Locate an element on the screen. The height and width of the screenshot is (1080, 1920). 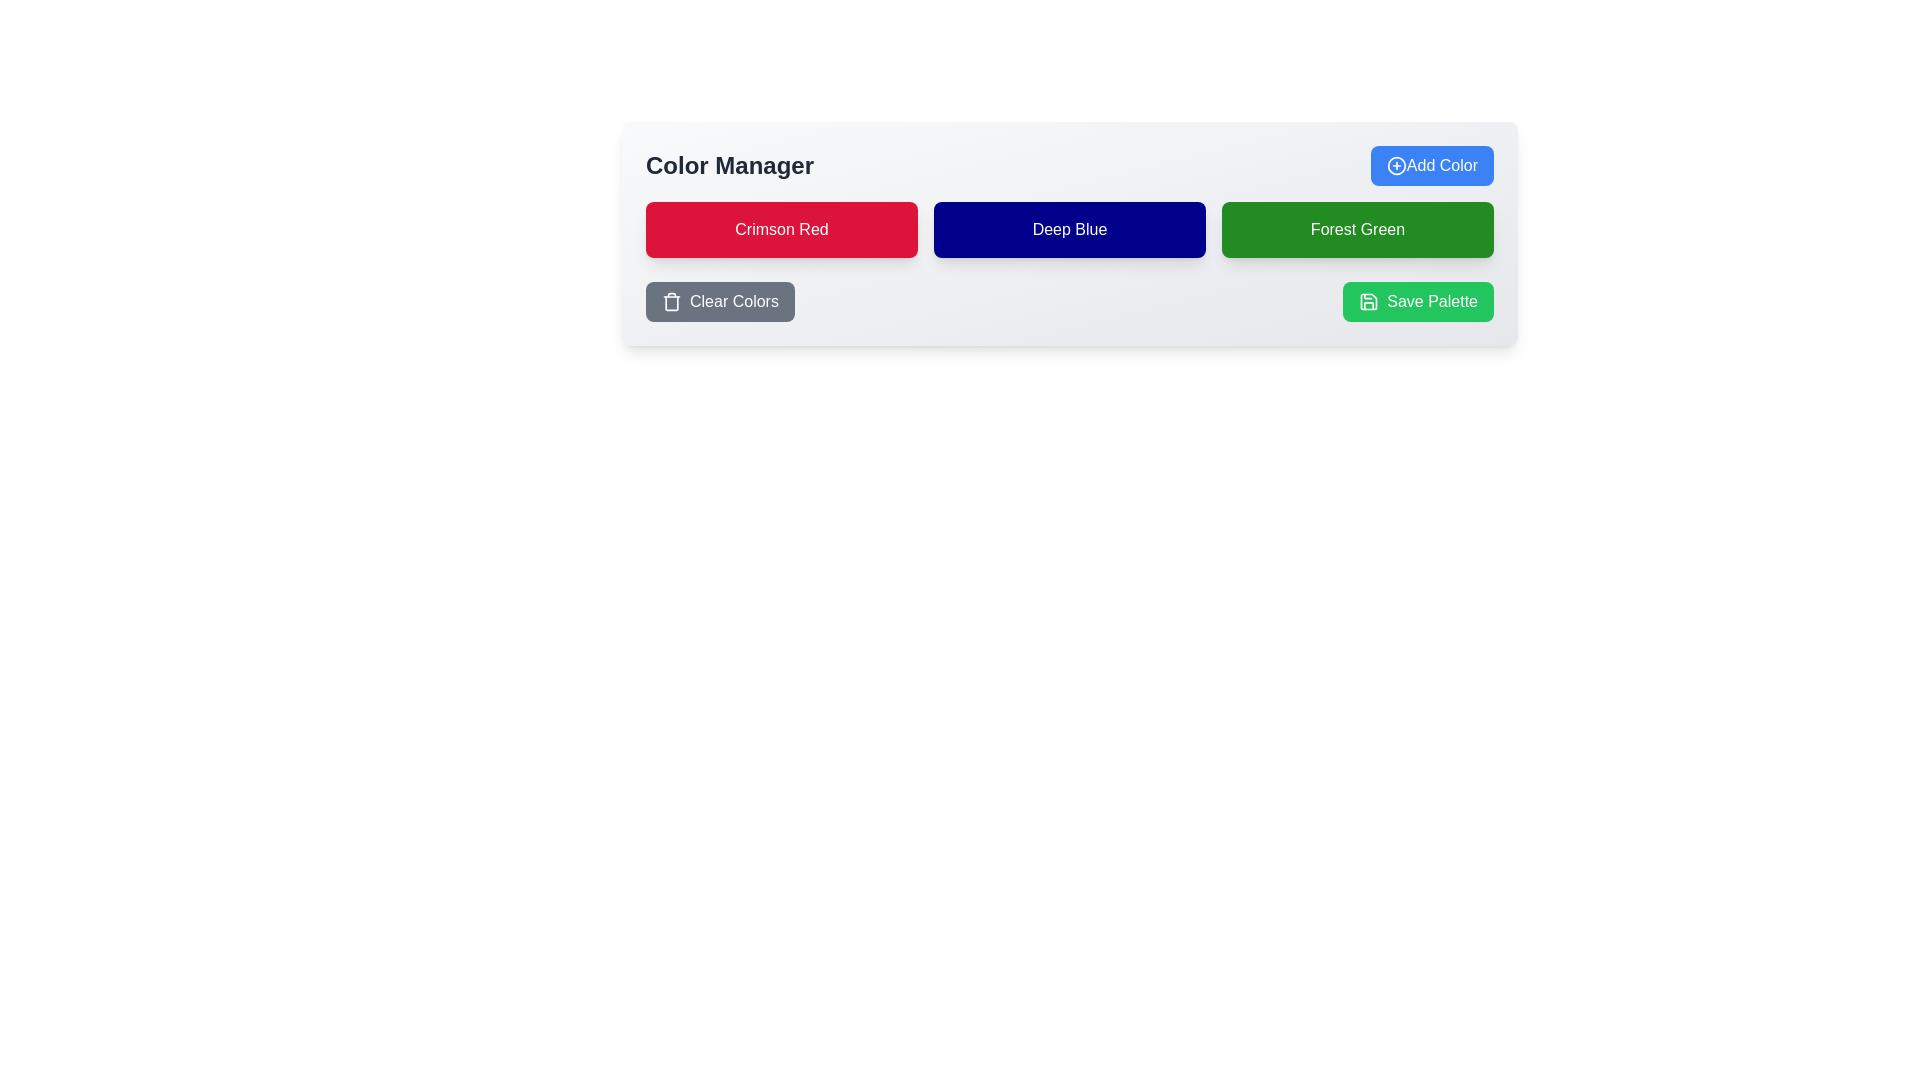
the text label that displays 'Crimson Red', which is styled with a white font on a bold crimson red background, located in the 'Color Manager' section as the first button from the left is located at coordinates (781, 229).